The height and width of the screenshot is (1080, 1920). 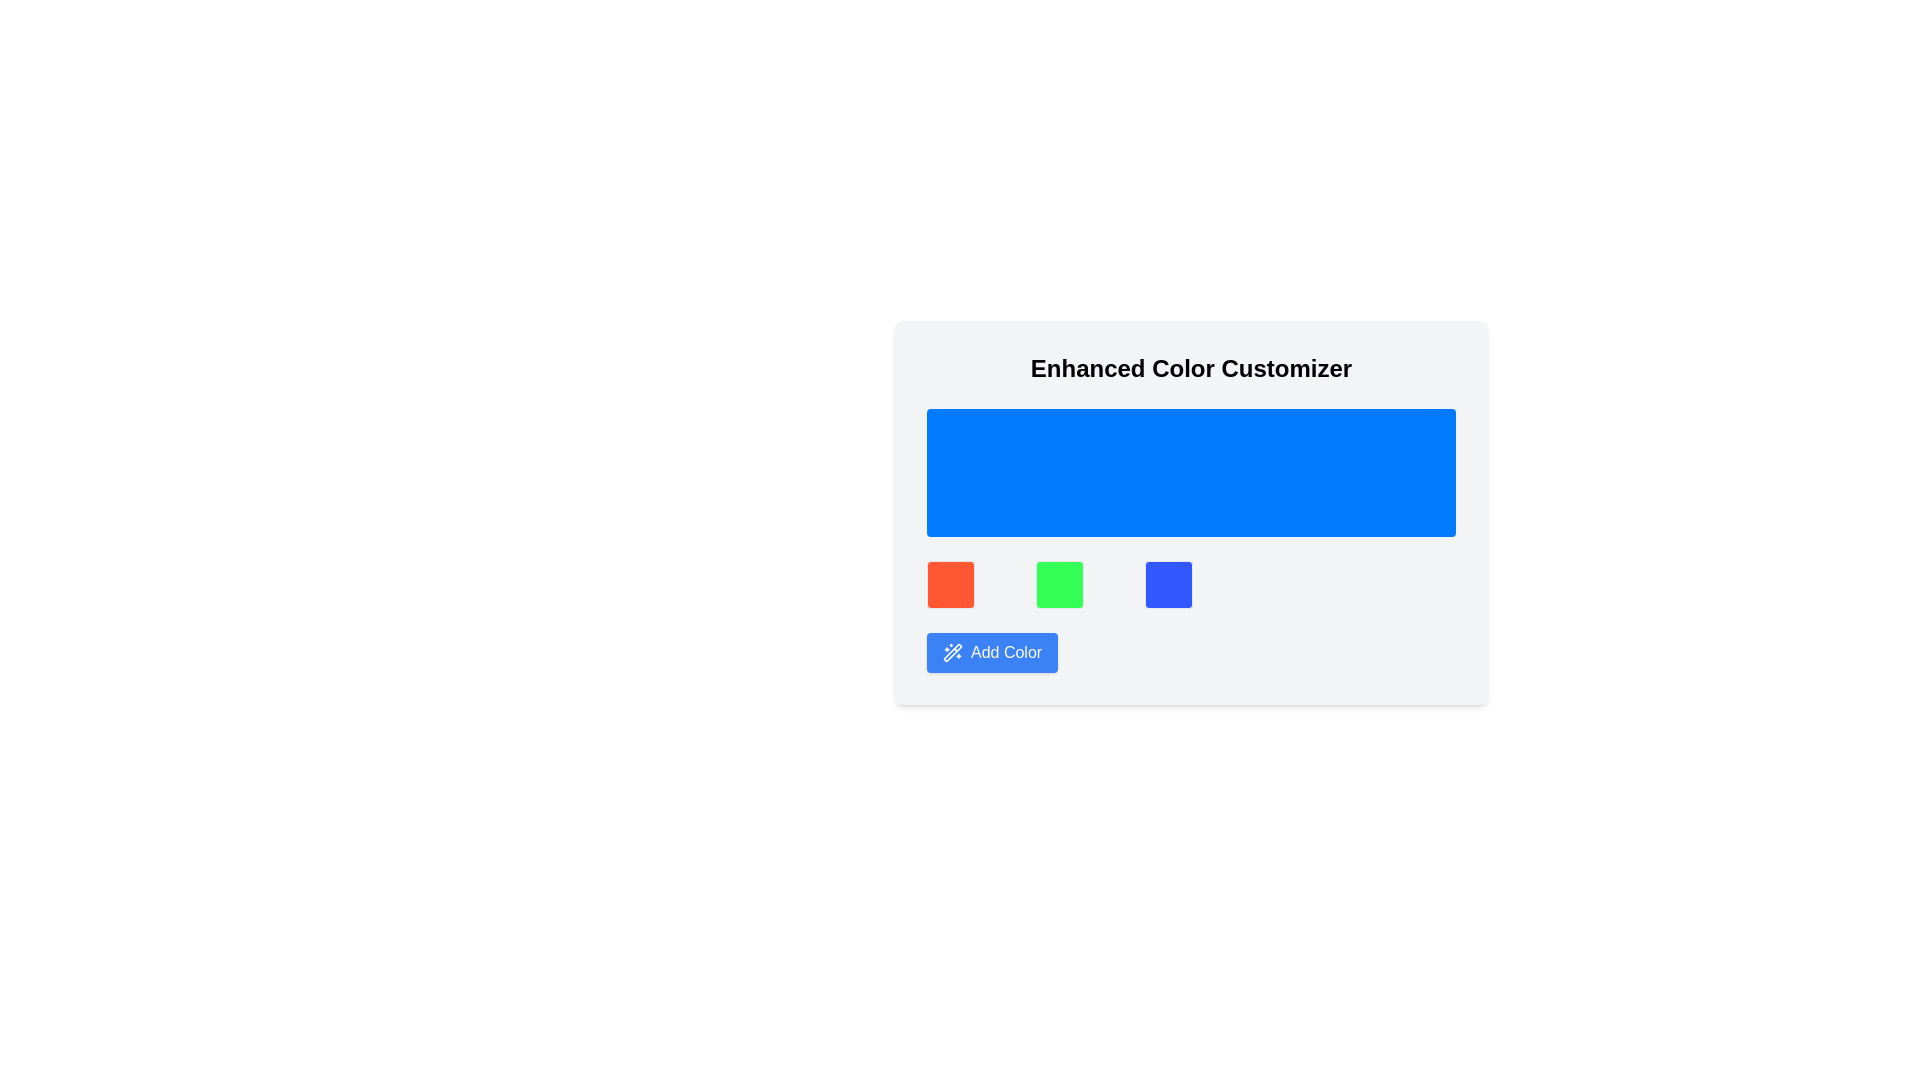 What do you see at coordinates (992, 652) in the screenshot?
I see `the button at the bottom of the 'Enhanced Color Customizer' section` at bounding box center [992, 652].